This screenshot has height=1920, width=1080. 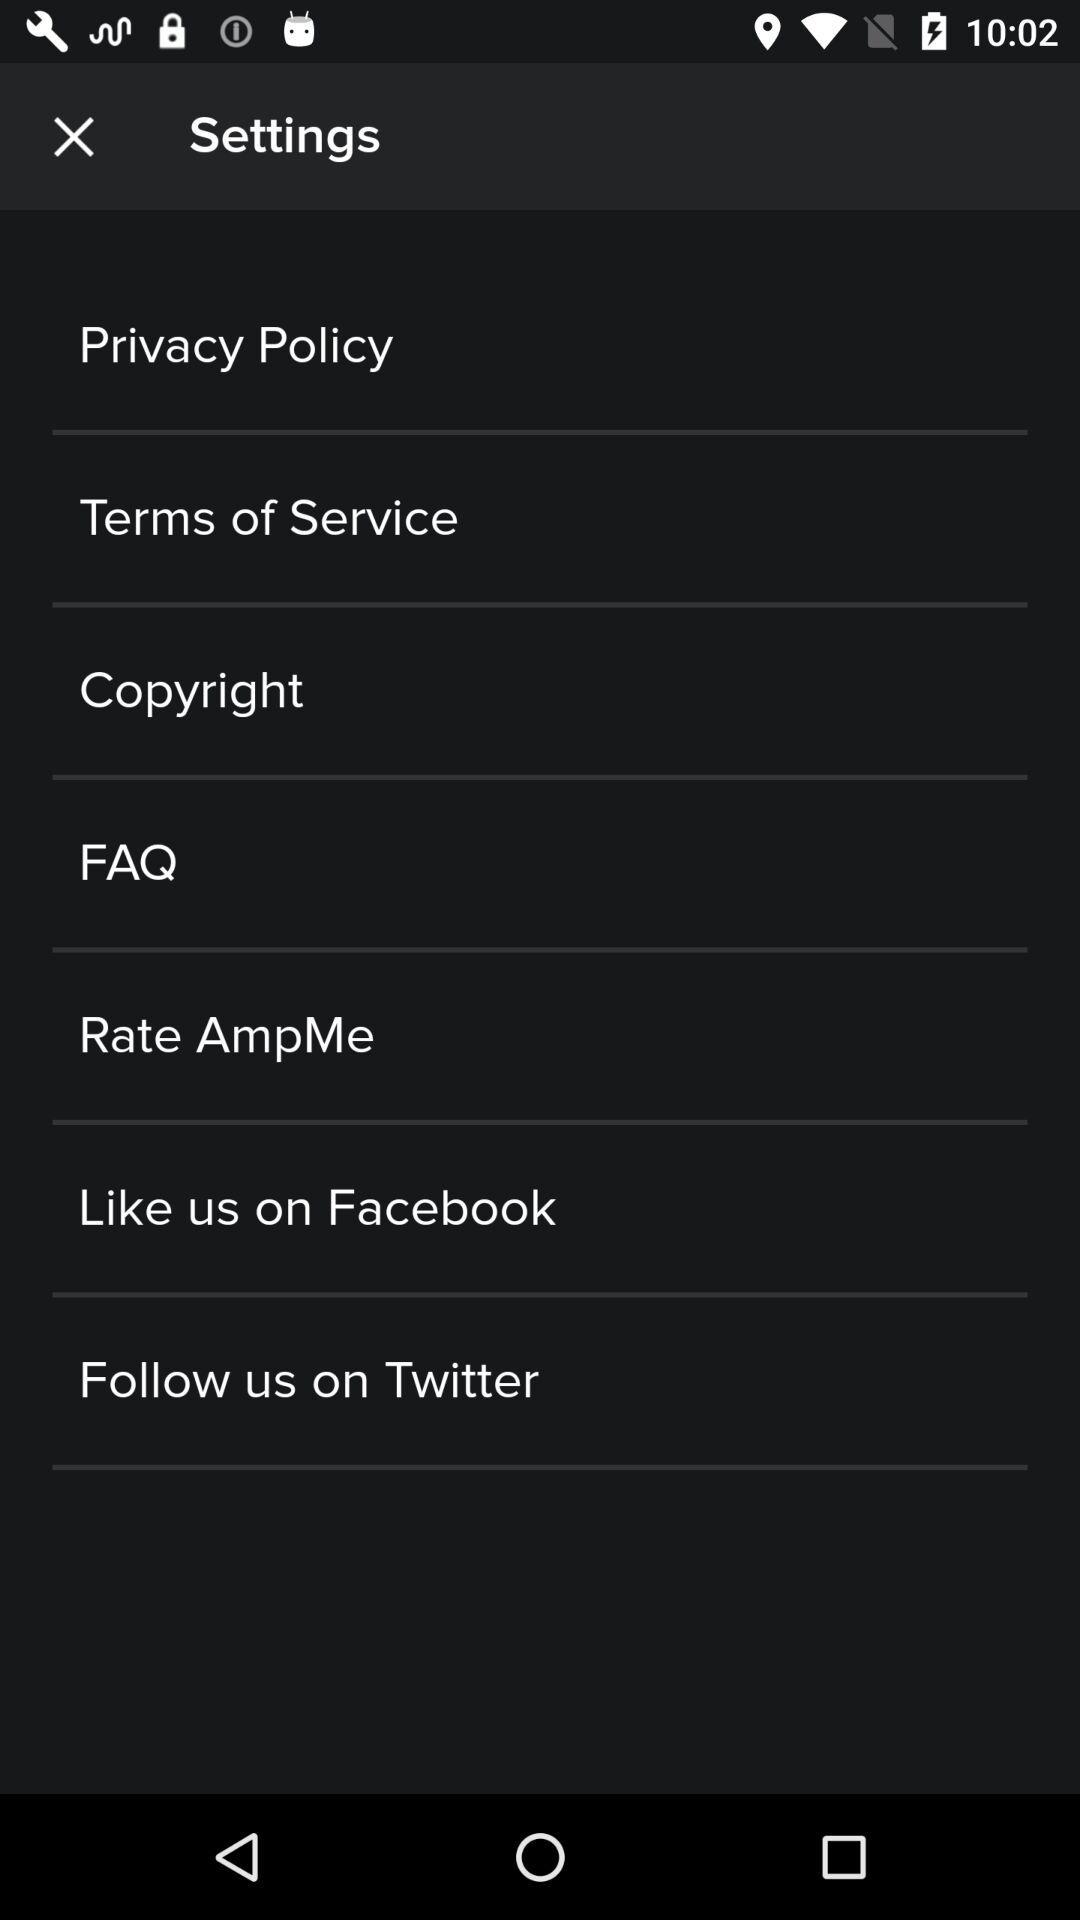 What do you see at coordinates (540, 863) in the screenshot?
I see `the faq` at bounding box center [540, 863].